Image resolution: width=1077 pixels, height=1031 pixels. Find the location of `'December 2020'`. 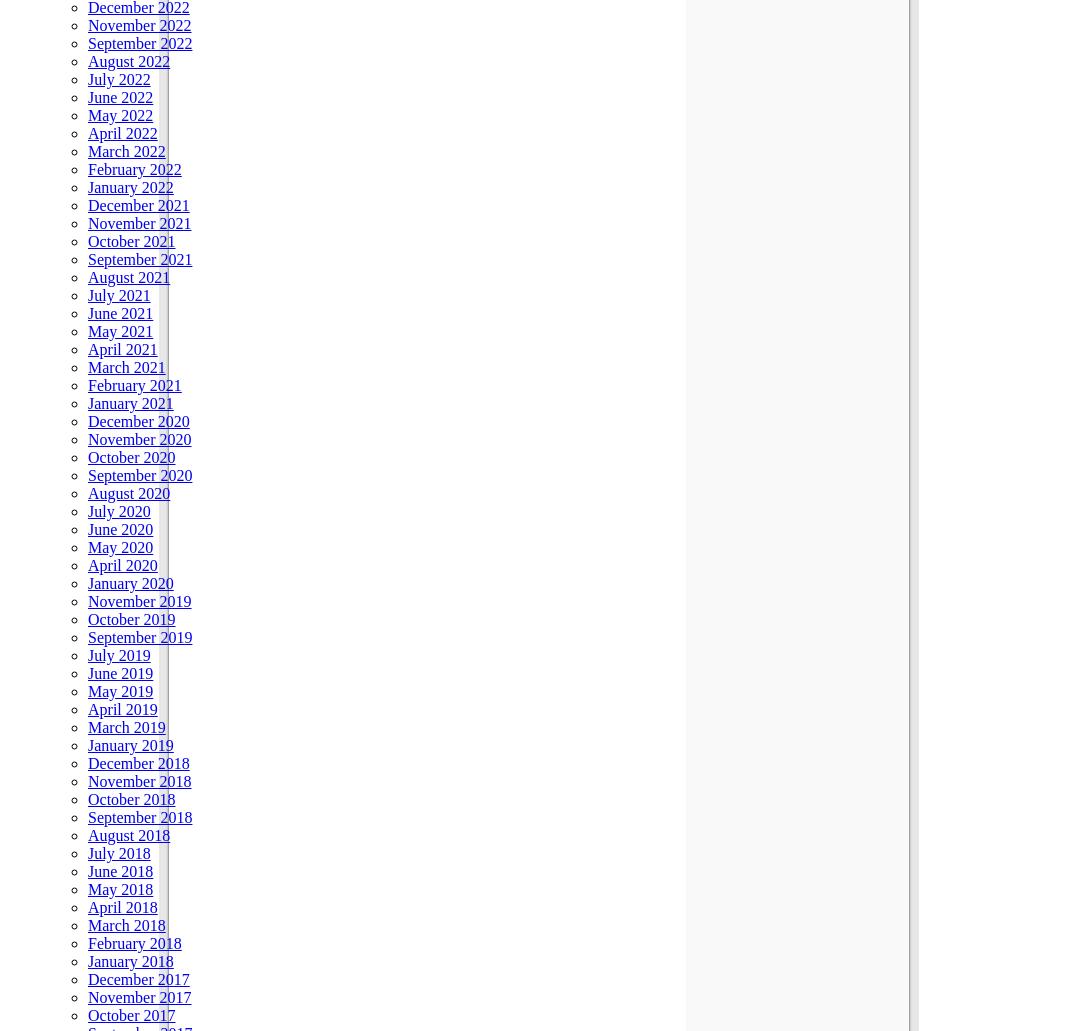

'December 2020' is located at coordinates (138, 420).